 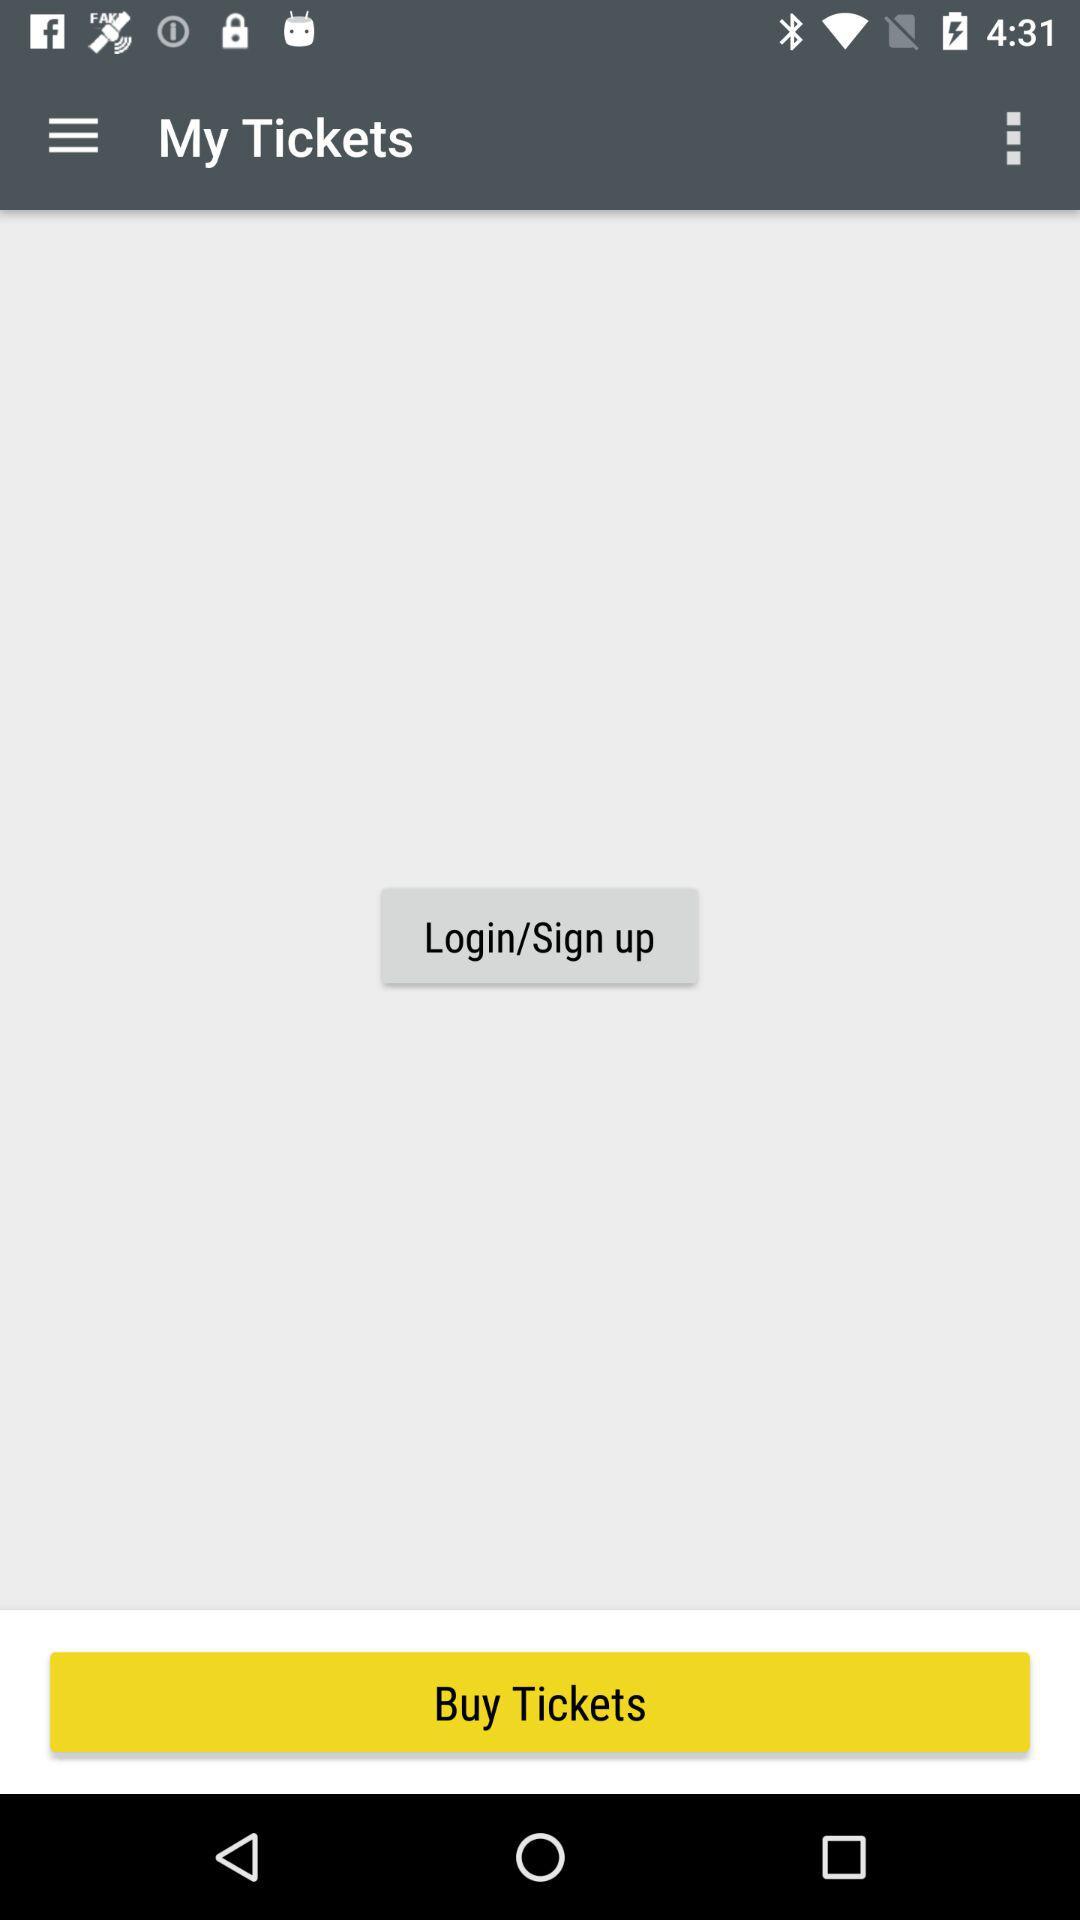 I want to click on the item above the buy tickets, so click(x=72, y=135).